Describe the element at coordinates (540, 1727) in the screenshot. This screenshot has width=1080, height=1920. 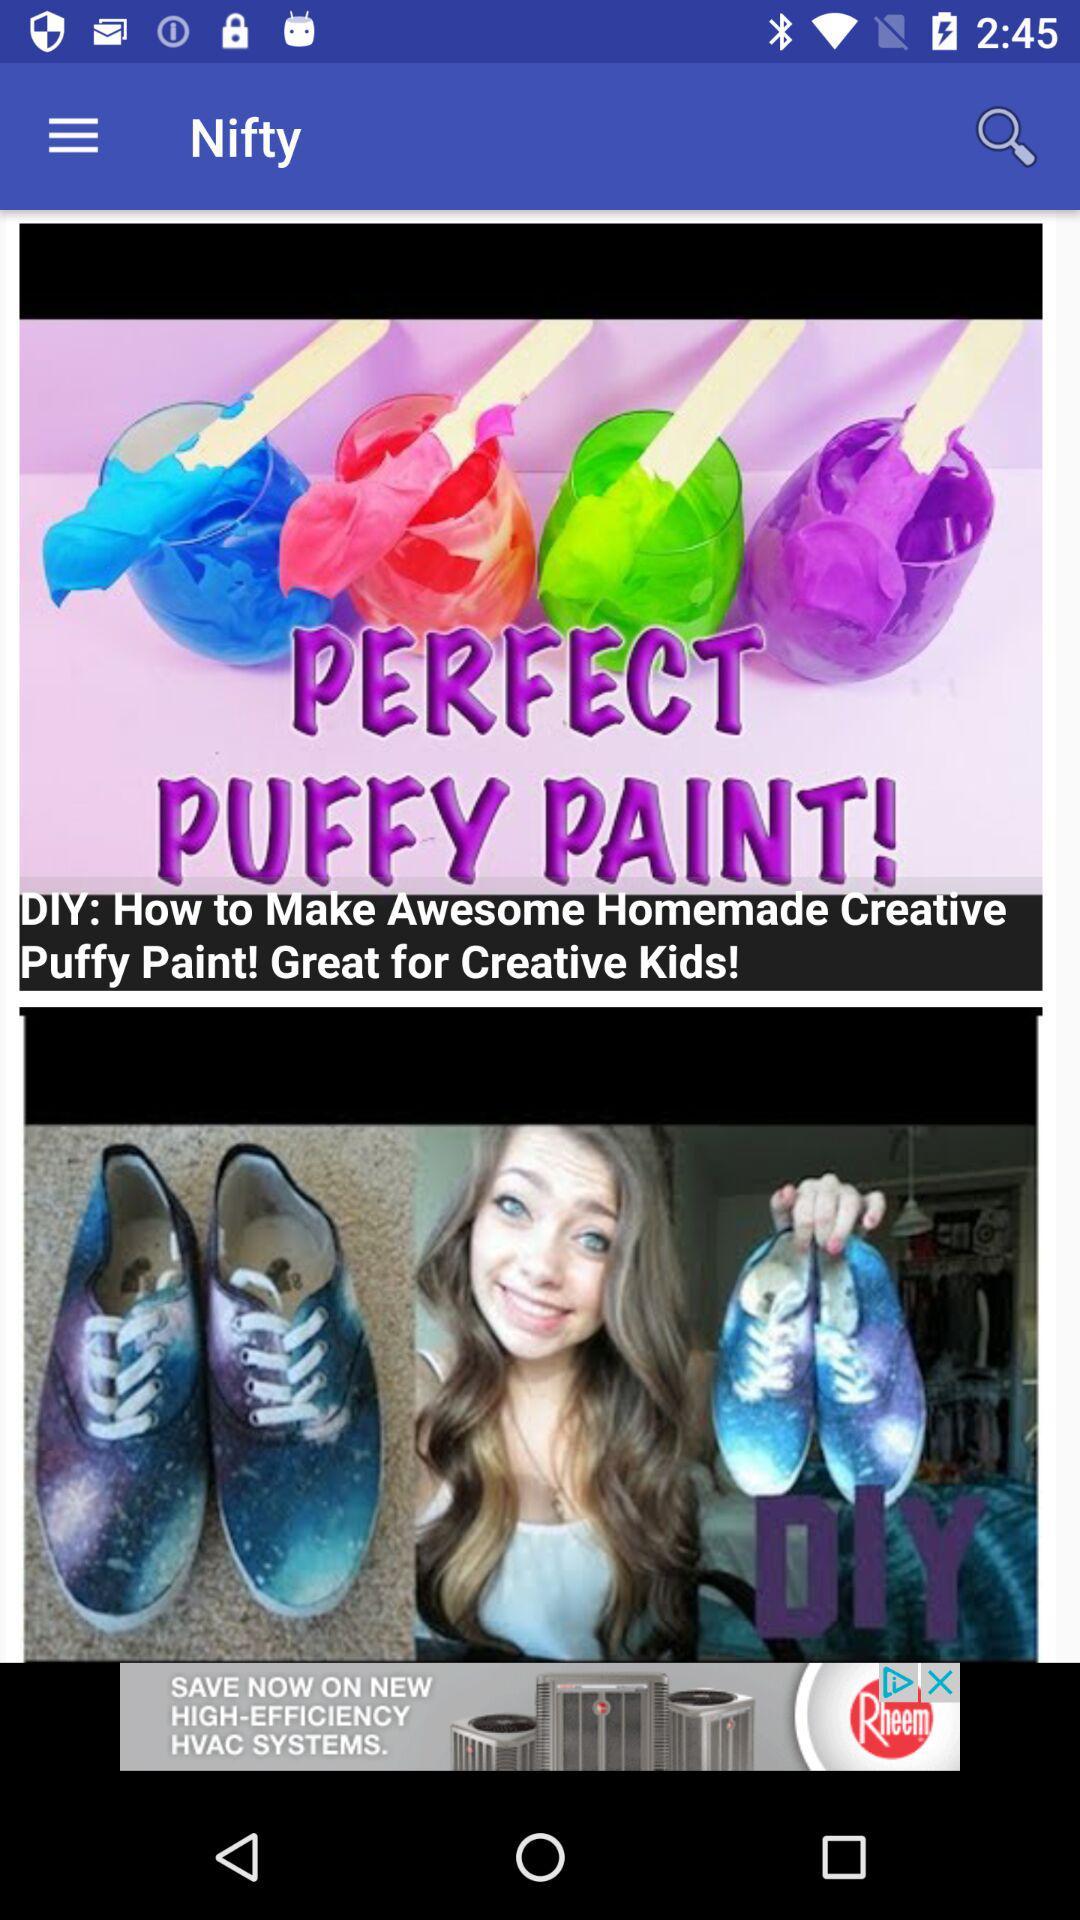
I see `add` at that location.